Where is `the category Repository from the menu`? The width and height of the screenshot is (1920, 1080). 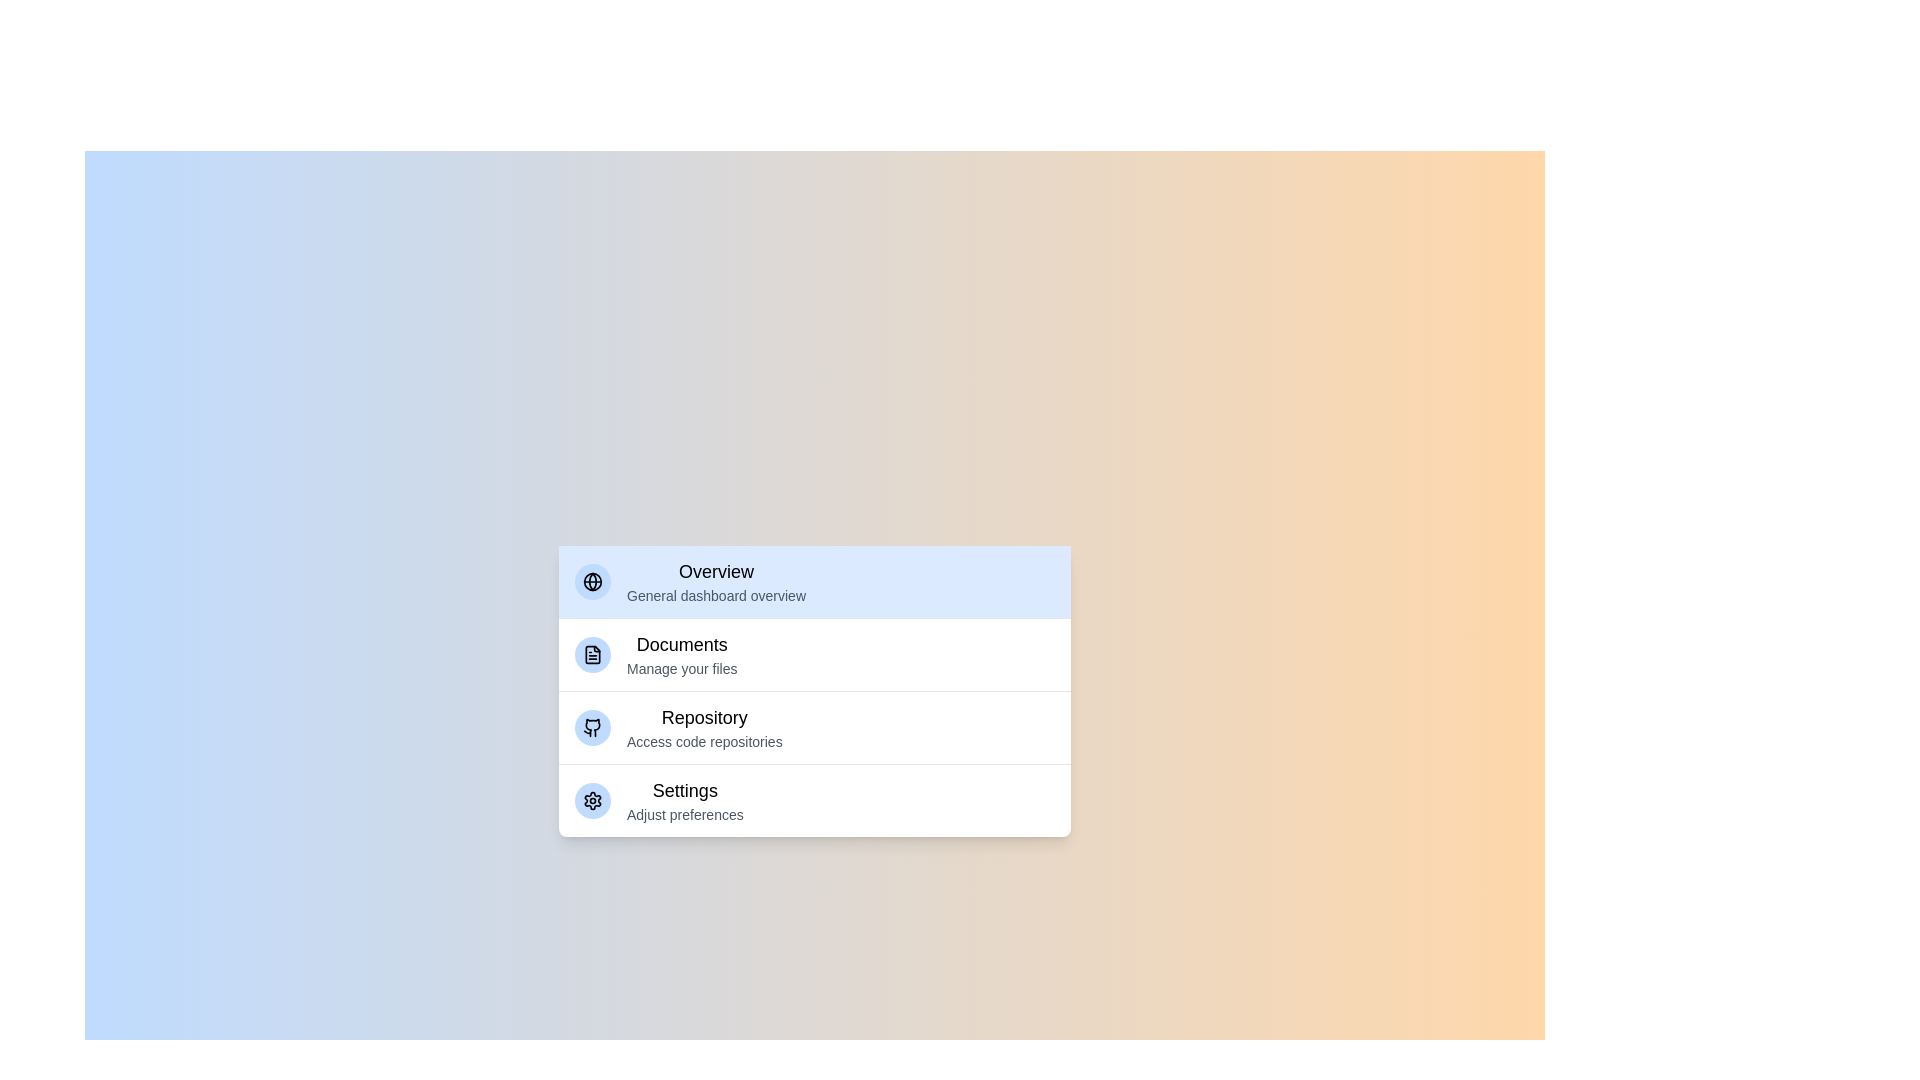 the category Repository from the menu is located at coordinates (815, 726).